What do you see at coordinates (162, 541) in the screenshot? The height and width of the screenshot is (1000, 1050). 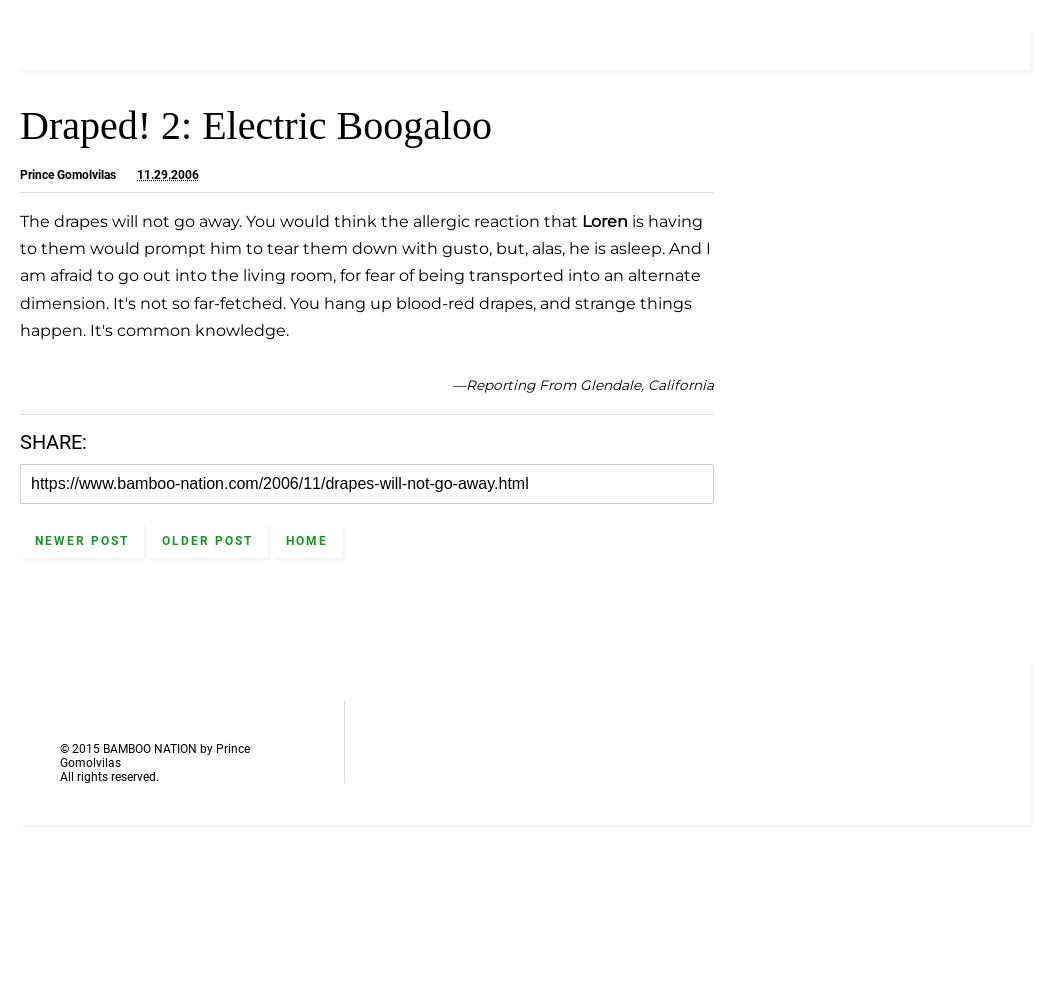 I see `'Older Post'` at bounding box center [162, 541].